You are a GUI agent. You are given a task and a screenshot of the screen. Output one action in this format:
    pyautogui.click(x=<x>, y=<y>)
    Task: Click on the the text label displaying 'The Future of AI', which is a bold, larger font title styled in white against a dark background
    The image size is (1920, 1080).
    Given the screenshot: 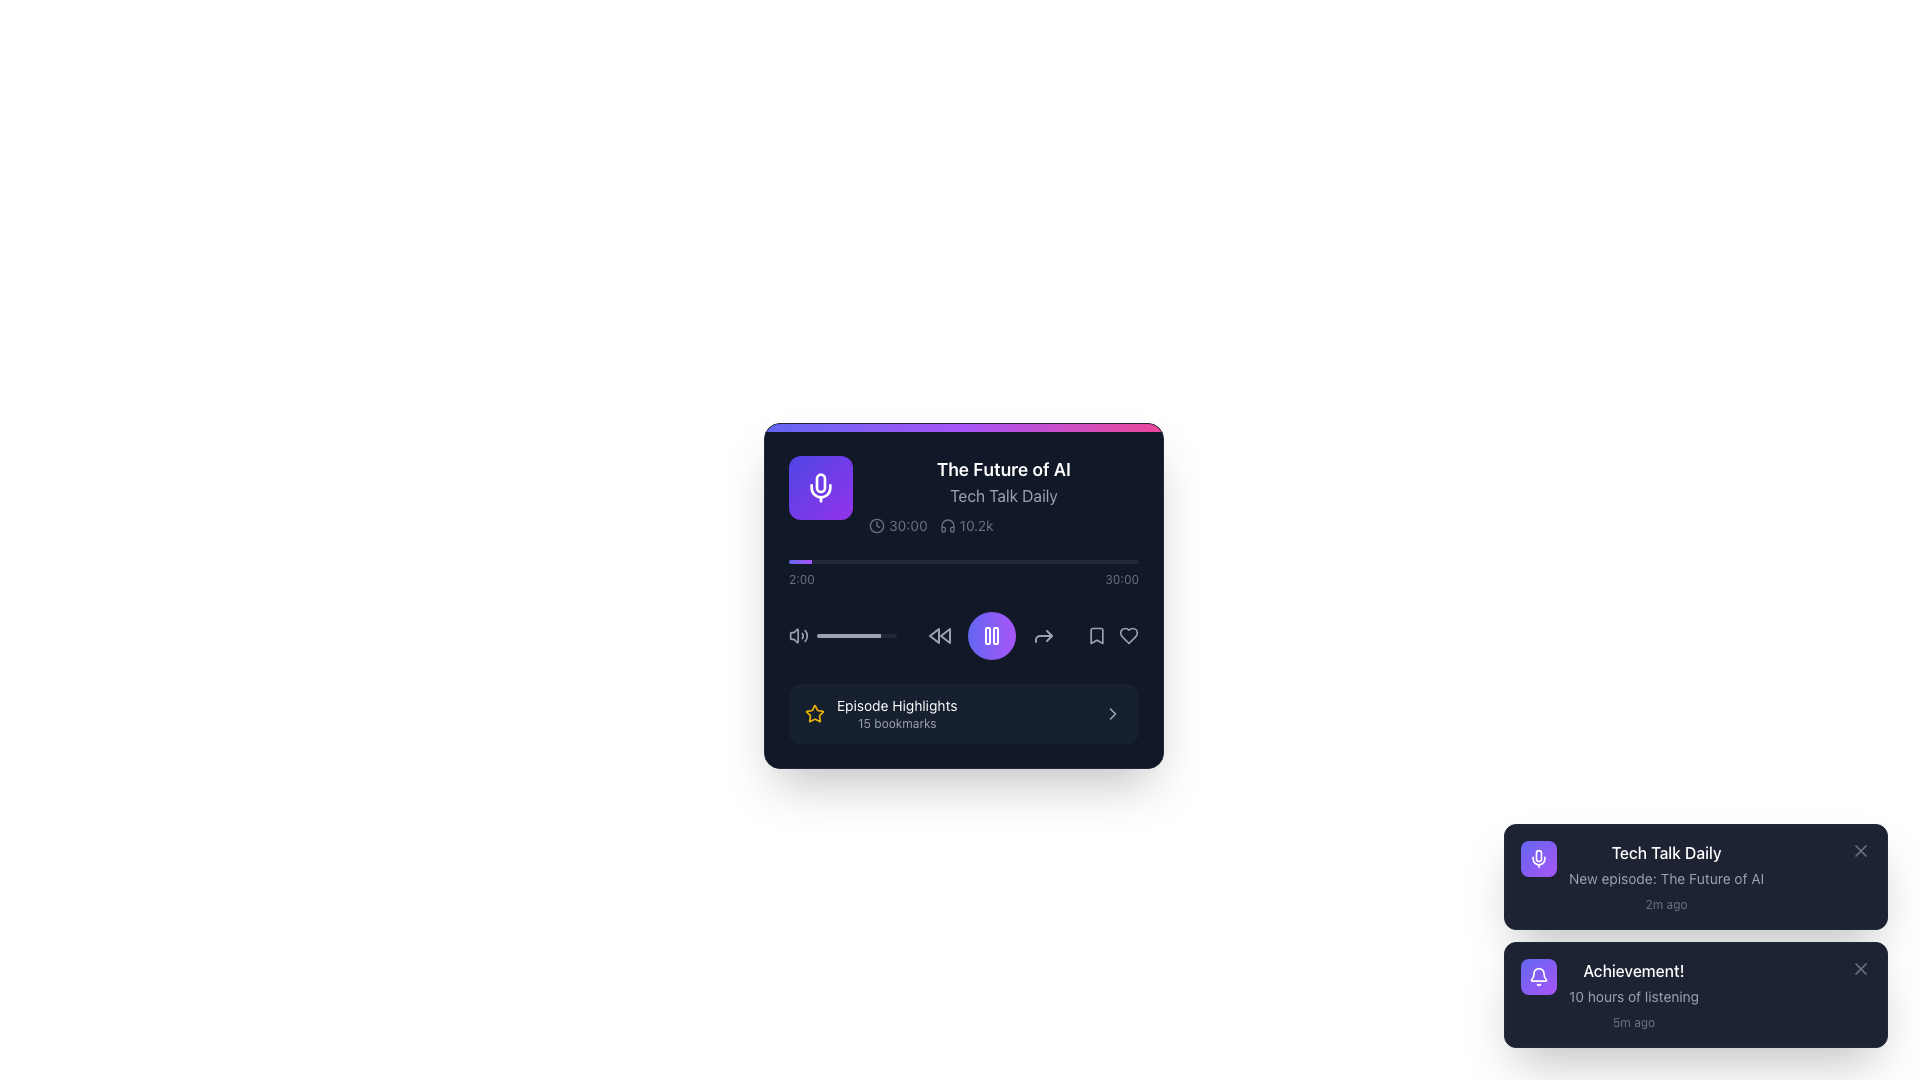 What is the action you would take?
    pyautogui.click(x=1003, y=470)
    